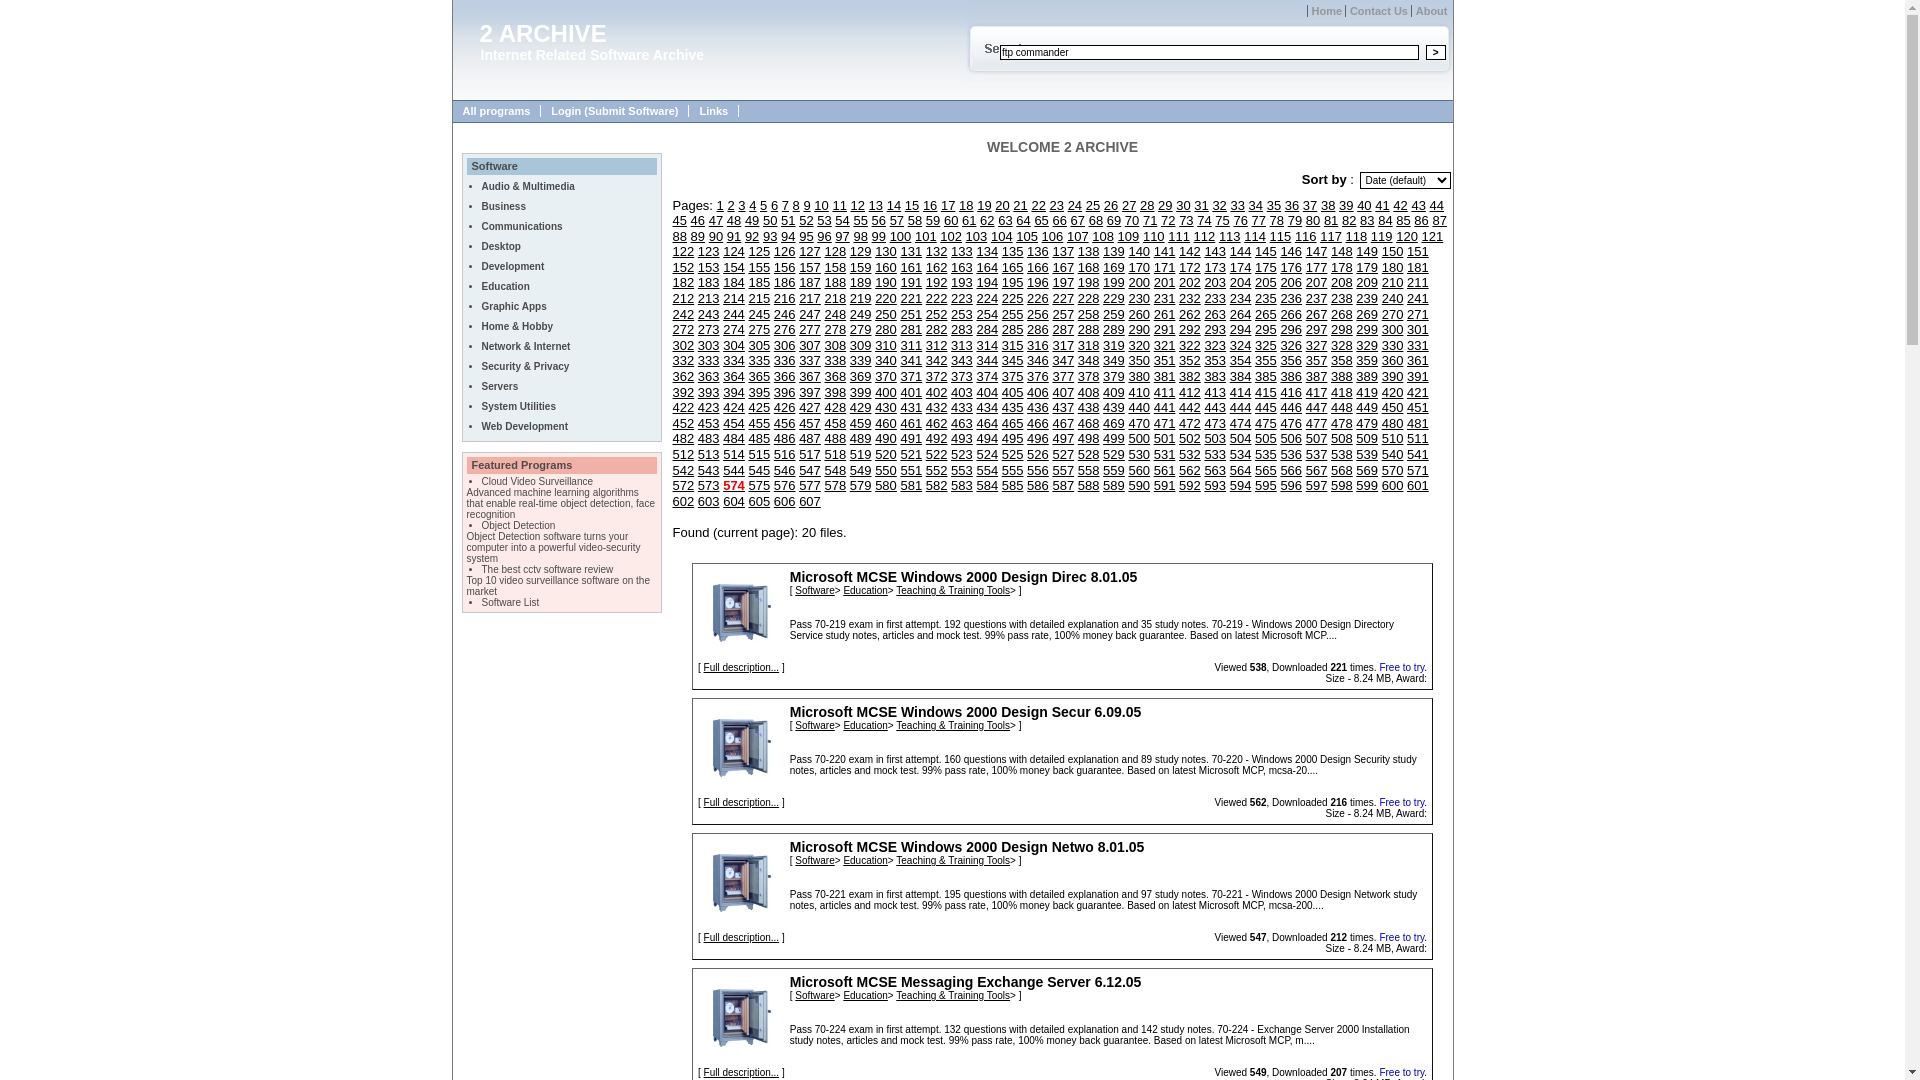  Describe the element at coordinates (1027, 235) in the screenshot. I see `'105'` at that location.